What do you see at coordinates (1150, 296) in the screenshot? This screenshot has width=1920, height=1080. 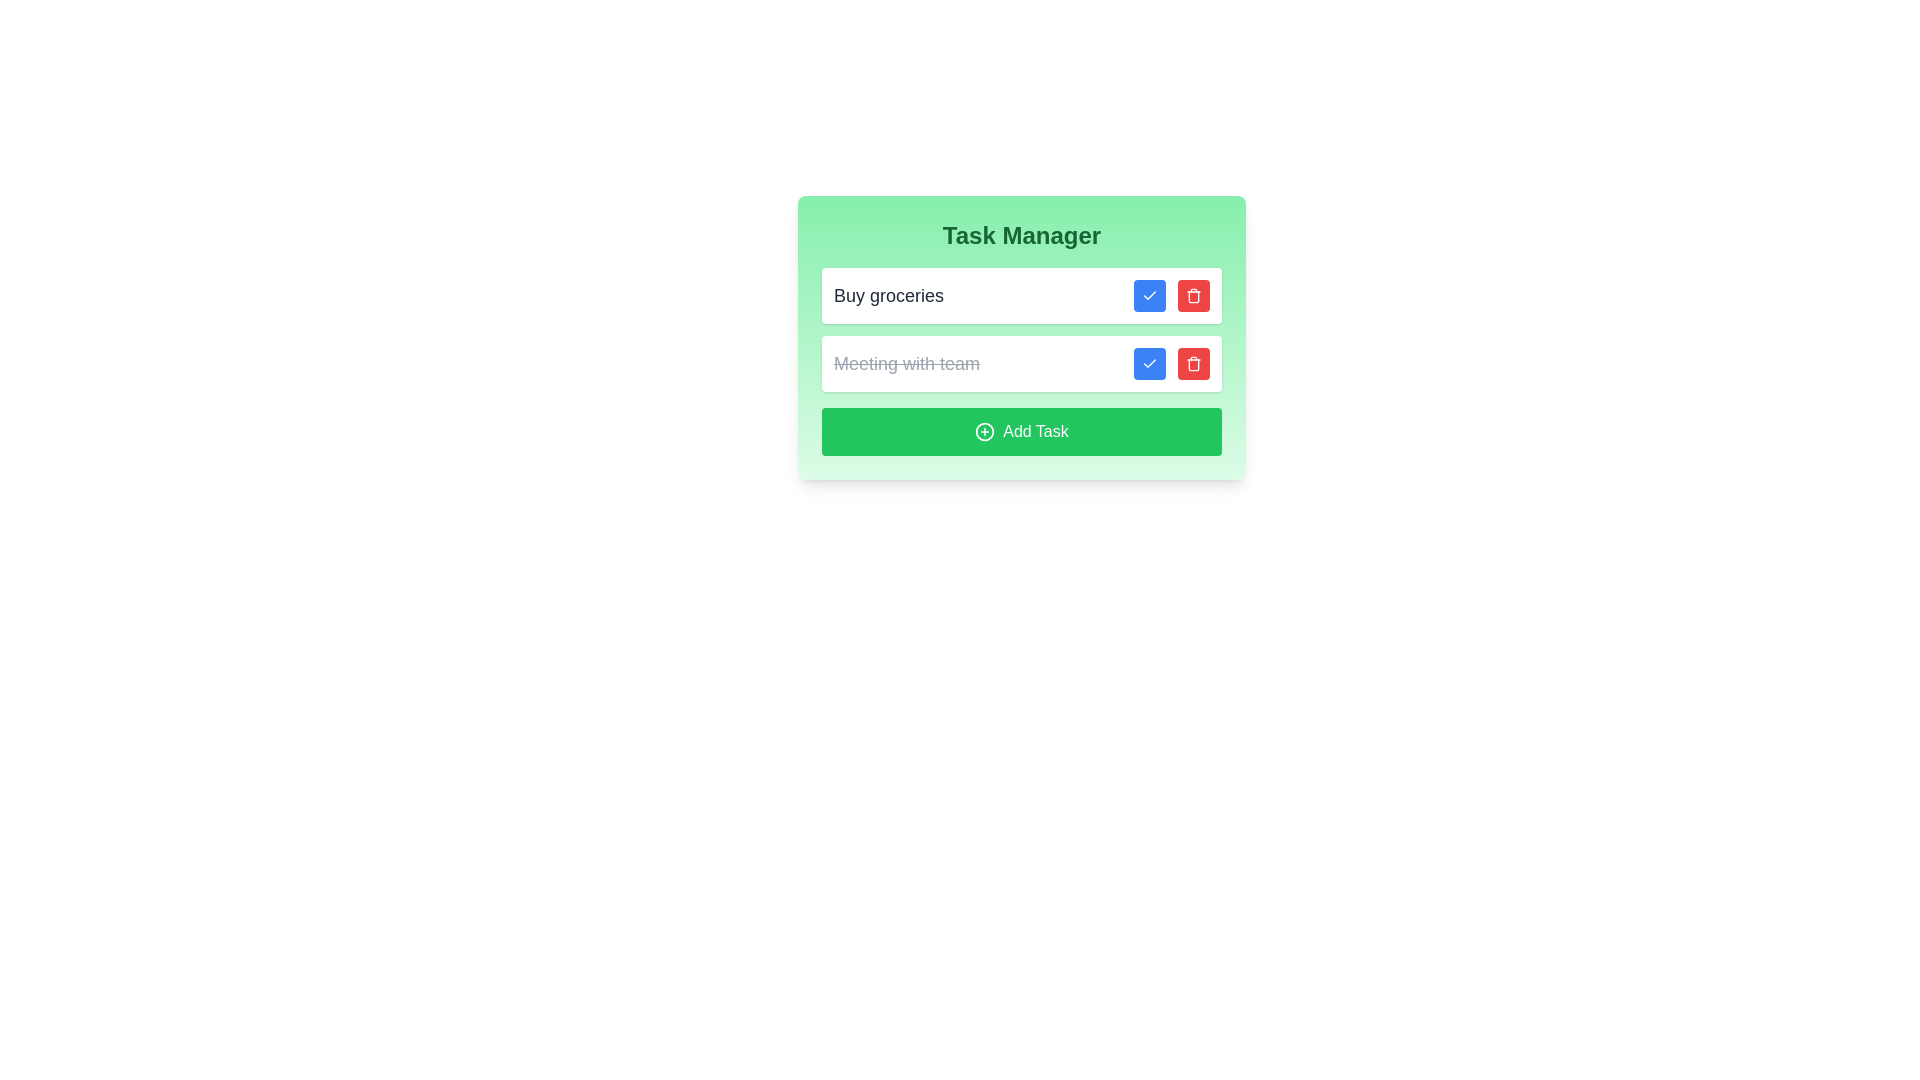 I see `the confirmation button located to the right of the 'Buy groceries' text input field to mark the associated task as completed` at bounding box center [1150, 296].